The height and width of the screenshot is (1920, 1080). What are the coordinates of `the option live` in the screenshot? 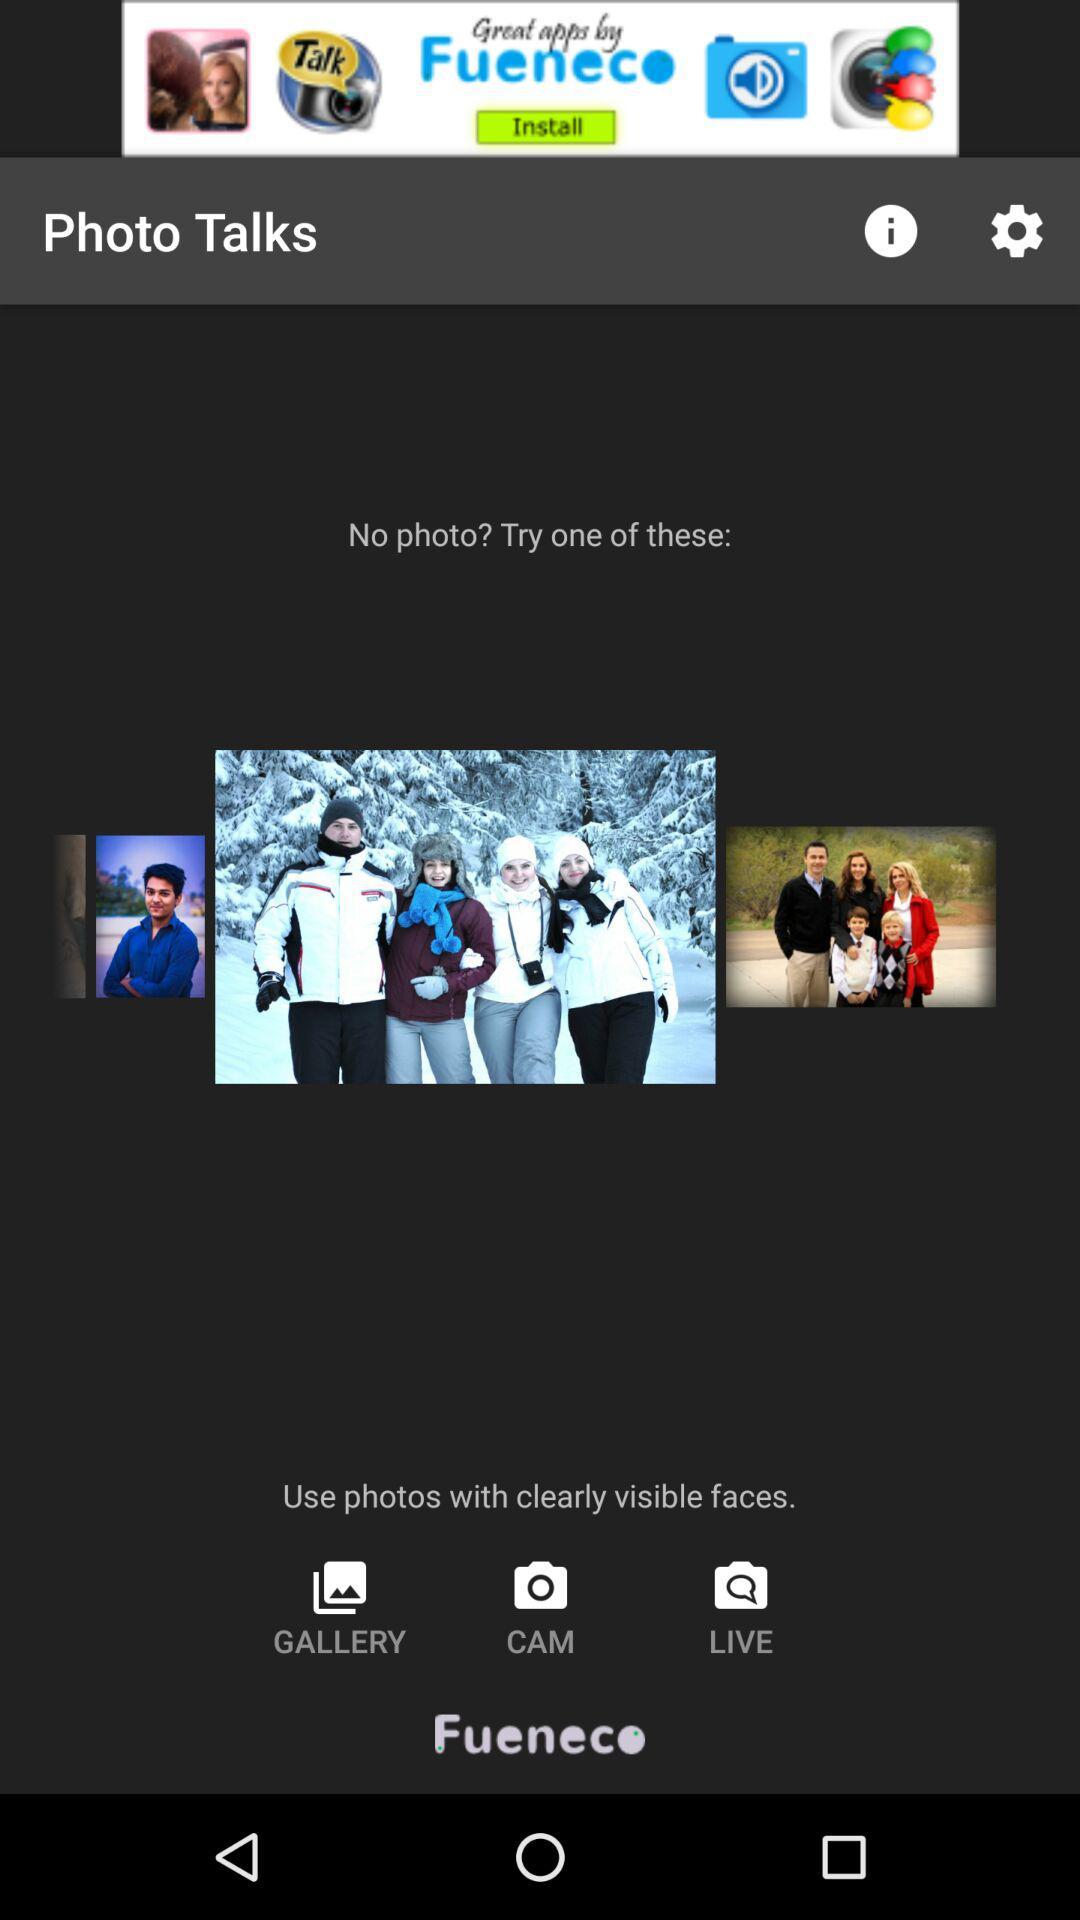 It's located at (741, 1608).